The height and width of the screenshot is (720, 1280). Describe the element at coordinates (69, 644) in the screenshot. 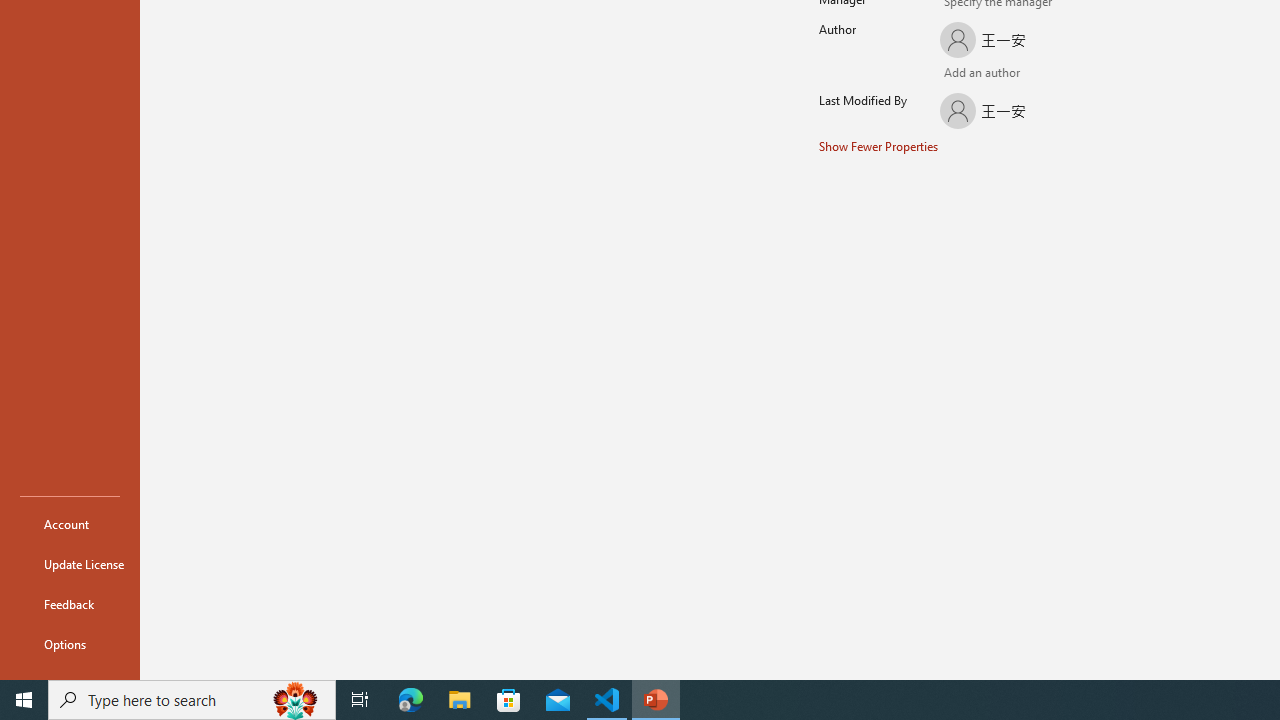

I see `'Options'` at that location.